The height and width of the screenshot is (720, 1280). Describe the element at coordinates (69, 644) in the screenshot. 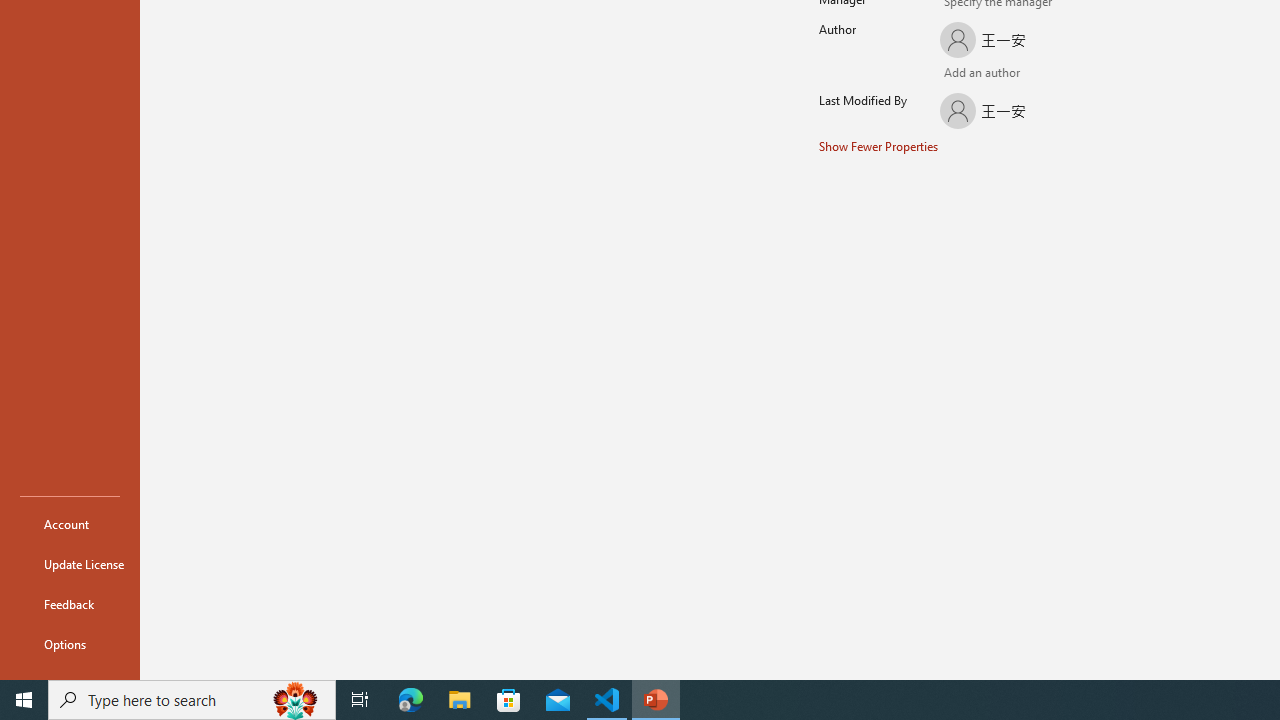

I see `'Options'` at that location.